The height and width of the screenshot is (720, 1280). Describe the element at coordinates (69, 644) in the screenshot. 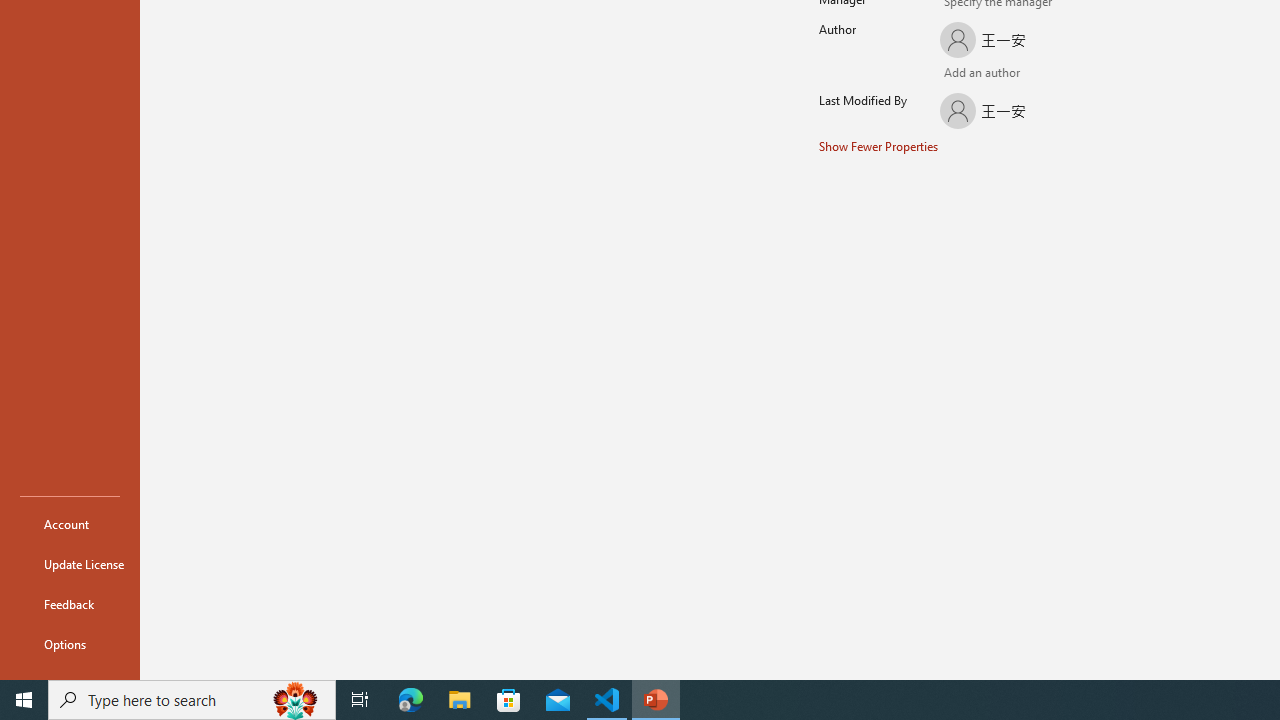

I see `'Options'` at that location.